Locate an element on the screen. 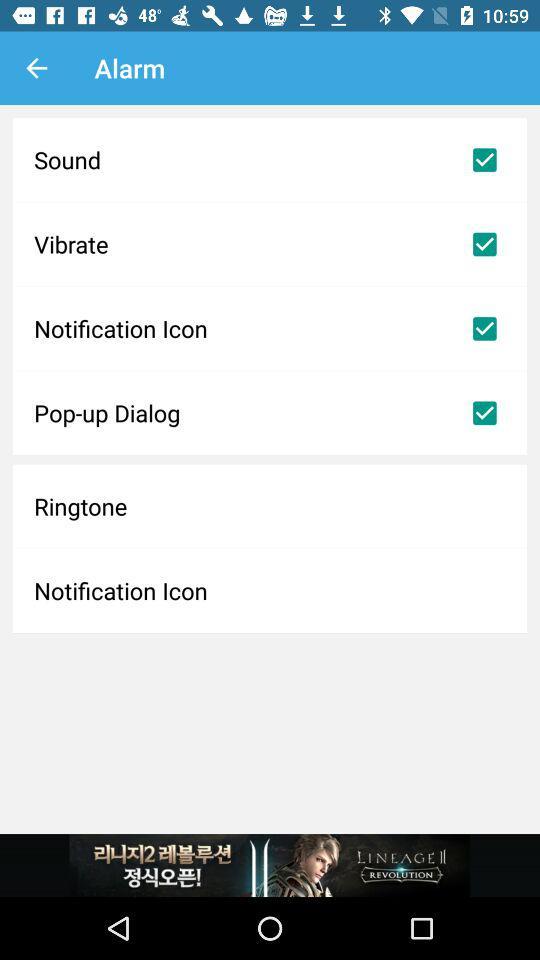 The width and height of the screenshot is (540, 960). ringtone item is located at coordinates (270, 505).